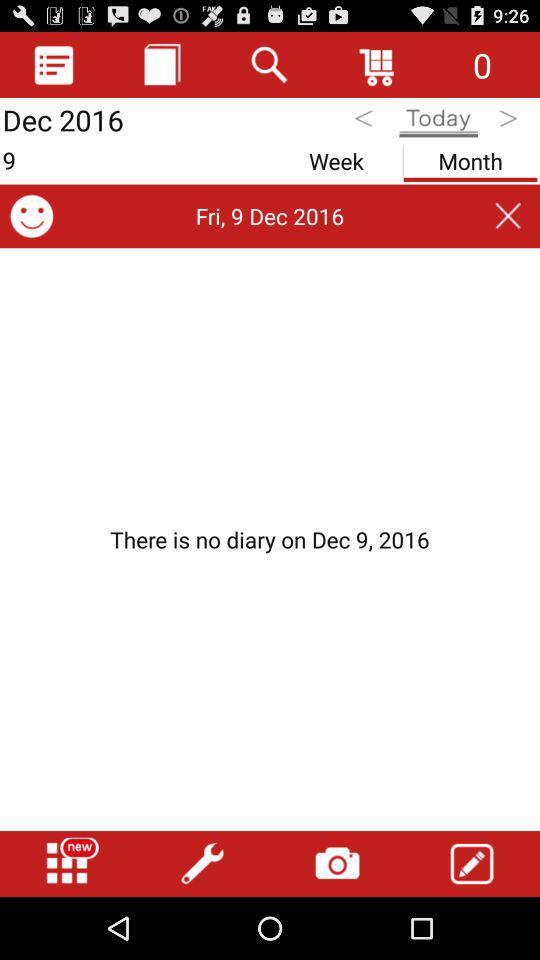  Describe the element at coordinates (161, 64) in the screenshot. I see `copy entry` at that location.